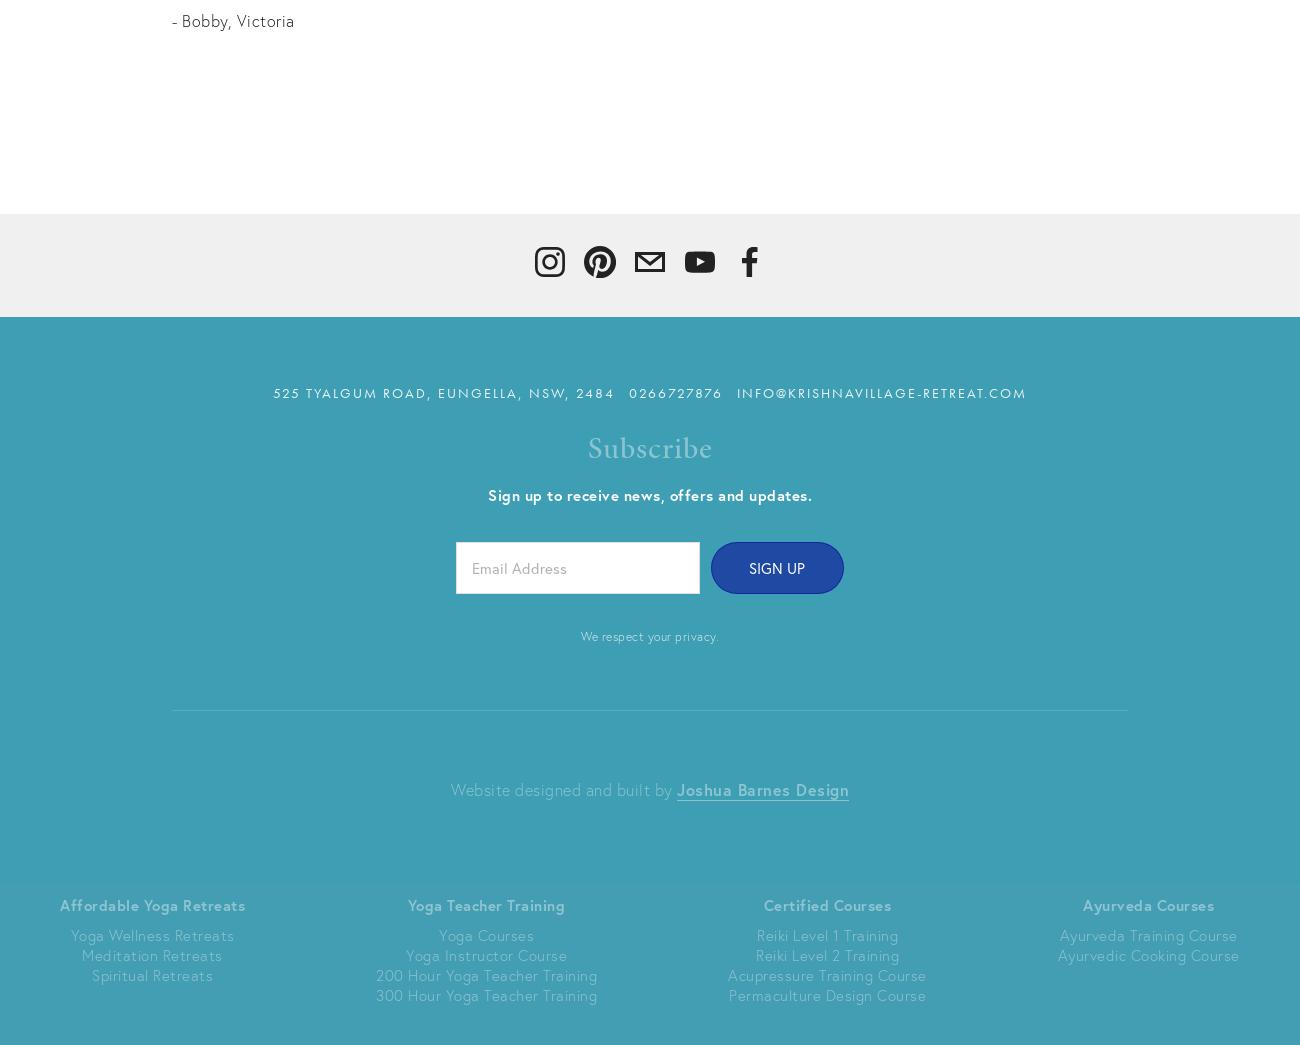  What do you see at coordinates (1148, 933) in the screenshot?
I see `'Ayurveda Training Course'` at bounding box center [1148, 933].